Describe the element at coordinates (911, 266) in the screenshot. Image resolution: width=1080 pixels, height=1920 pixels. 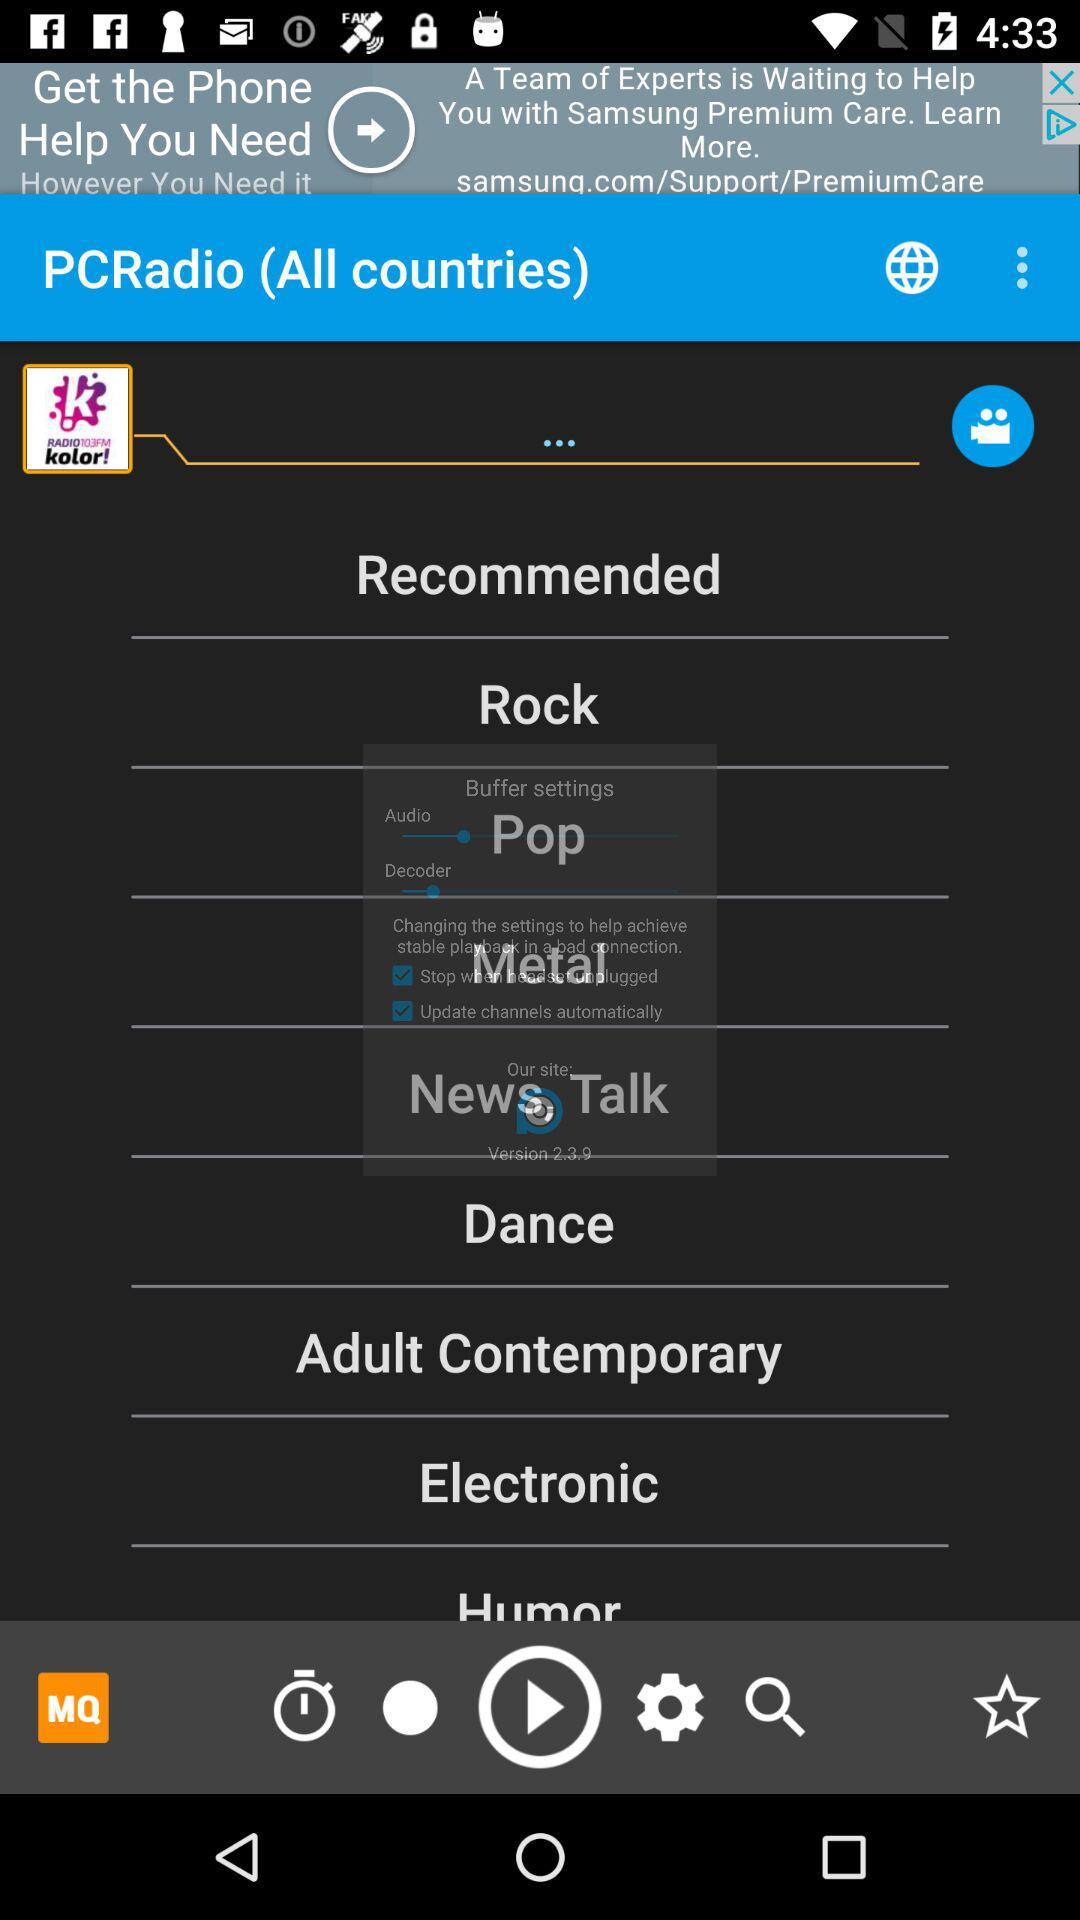
I see `open web browser` at that location.